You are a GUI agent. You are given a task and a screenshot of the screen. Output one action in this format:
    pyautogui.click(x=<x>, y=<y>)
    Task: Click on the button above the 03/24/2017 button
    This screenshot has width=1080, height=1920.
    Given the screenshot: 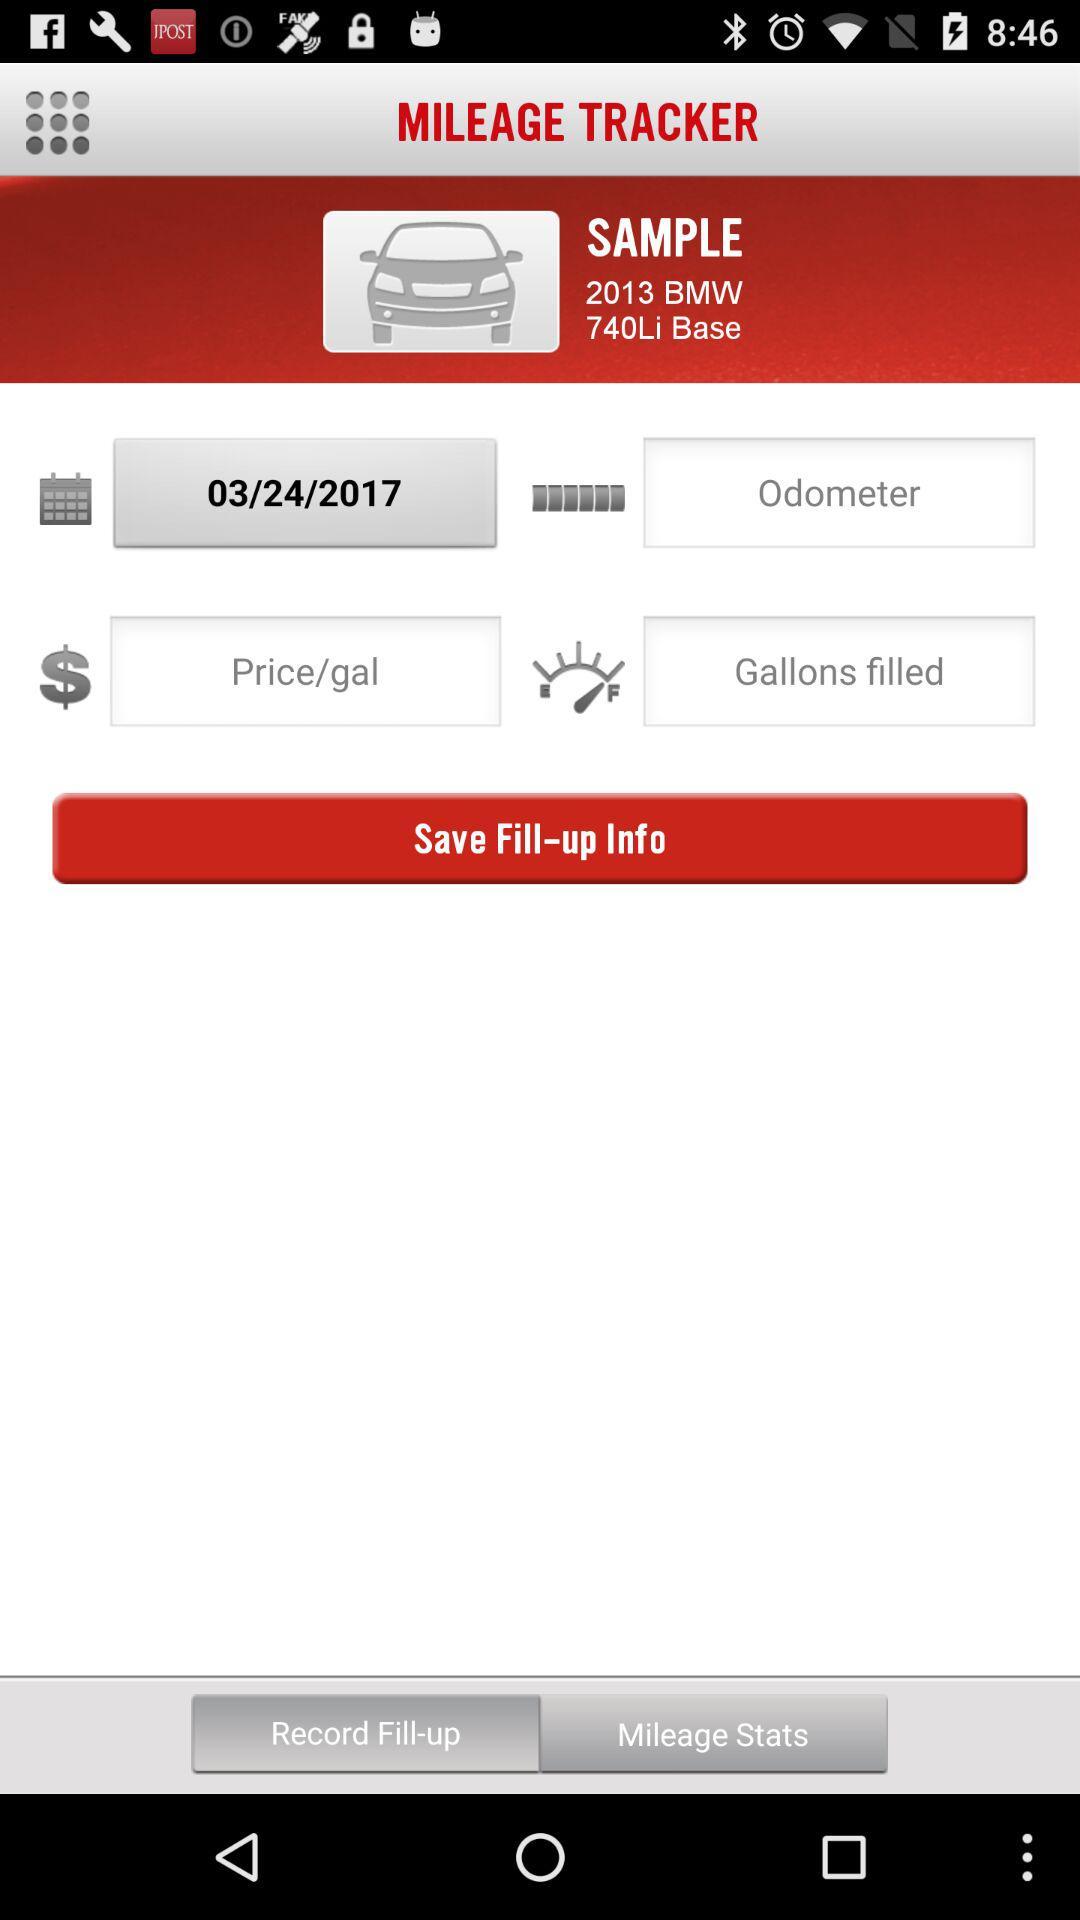 What is the action you would take?
    pyautogui.click(x=440, y=280)
    